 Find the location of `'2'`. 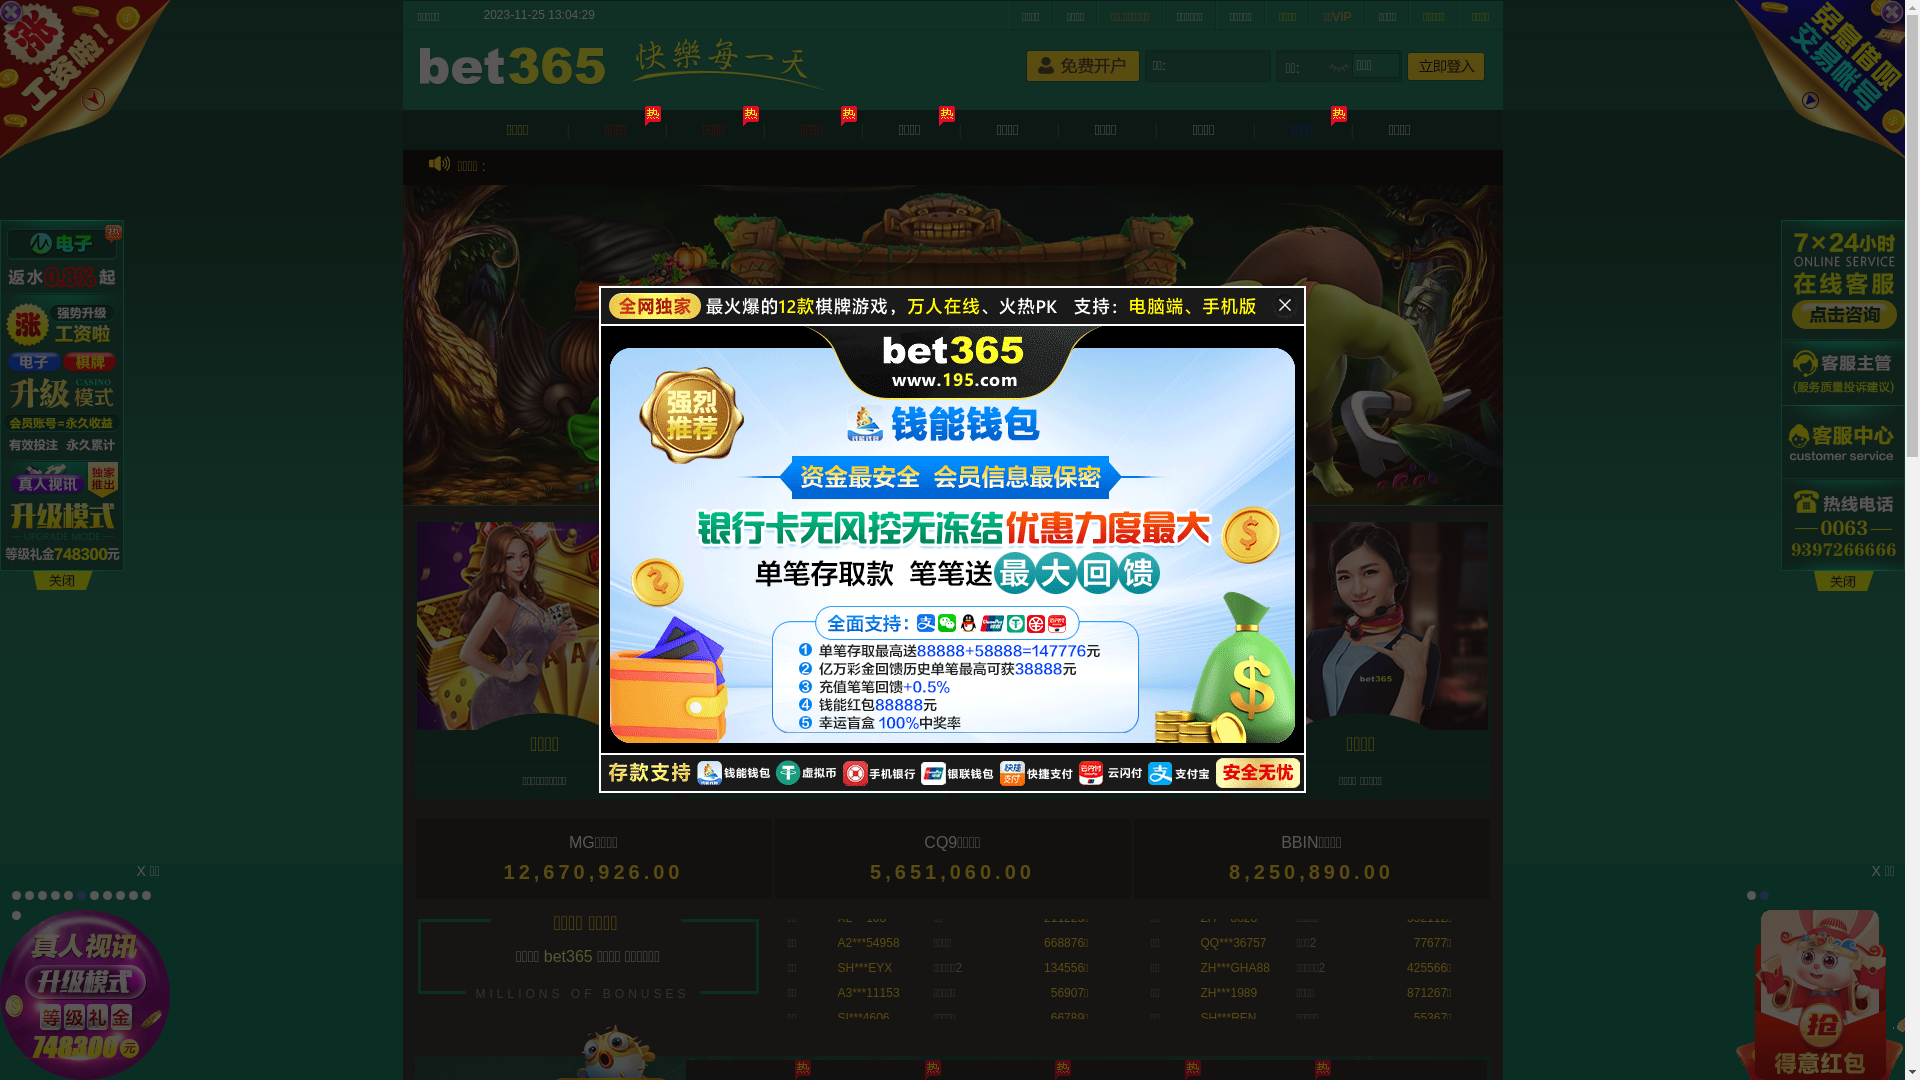

'2' is located at coordinates (1764, 894).